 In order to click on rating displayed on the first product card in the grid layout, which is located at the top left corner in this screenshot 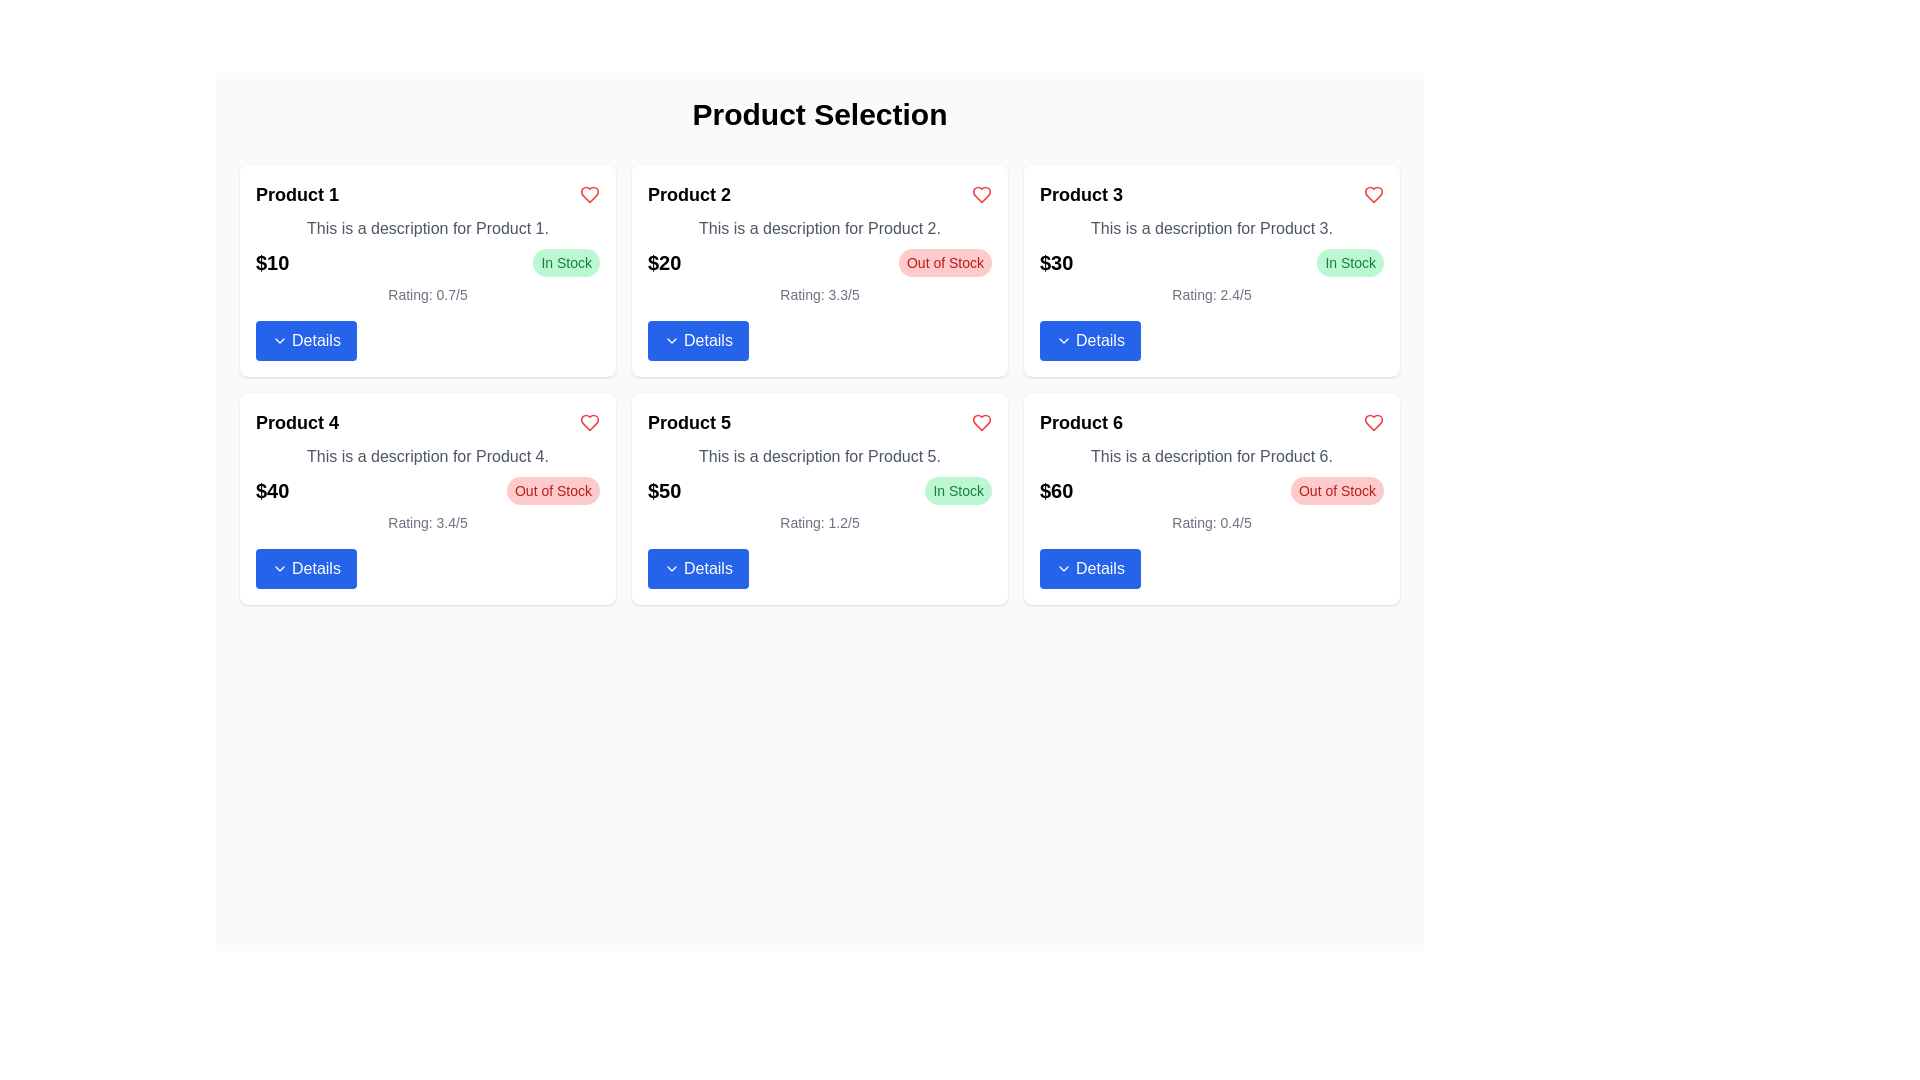, I will do `click(426, 270)`.